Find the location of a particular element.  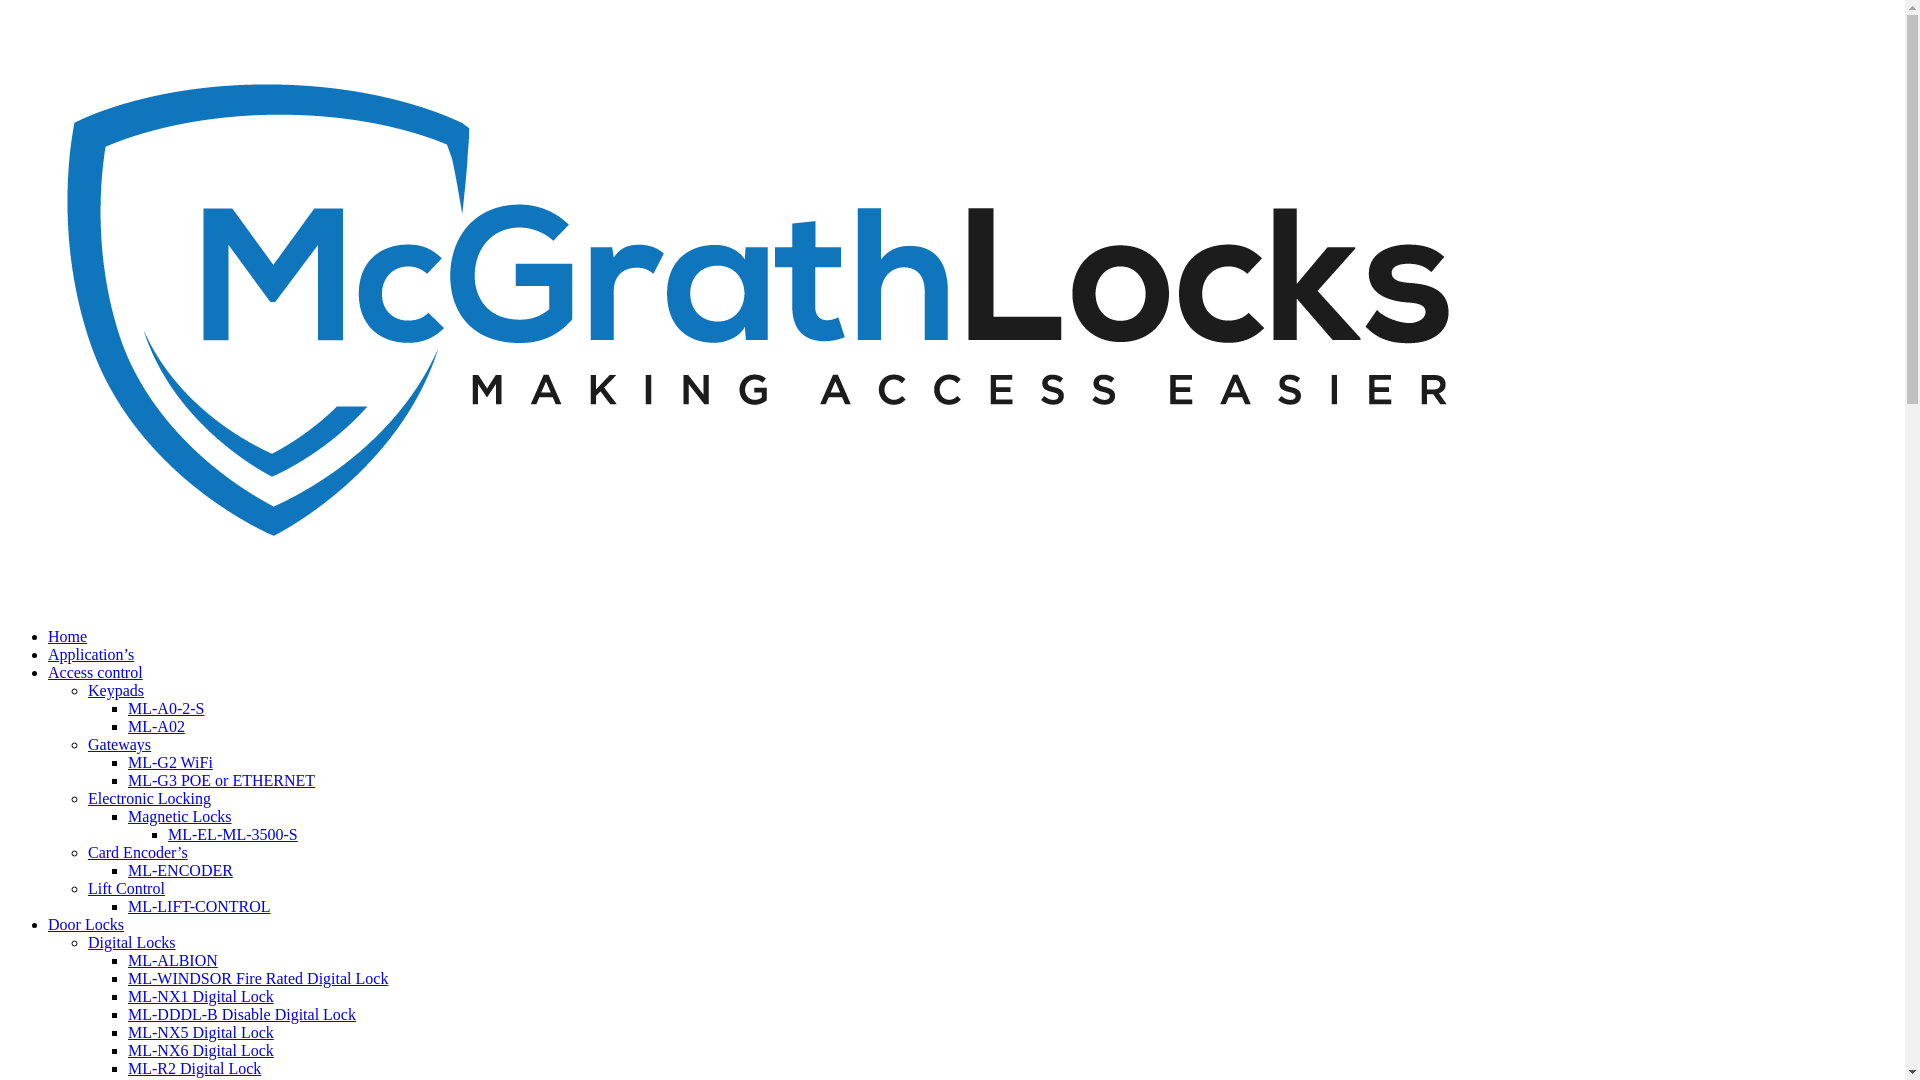

'ML-EL-ML-3500-S' is located at coordinates (233, 834).